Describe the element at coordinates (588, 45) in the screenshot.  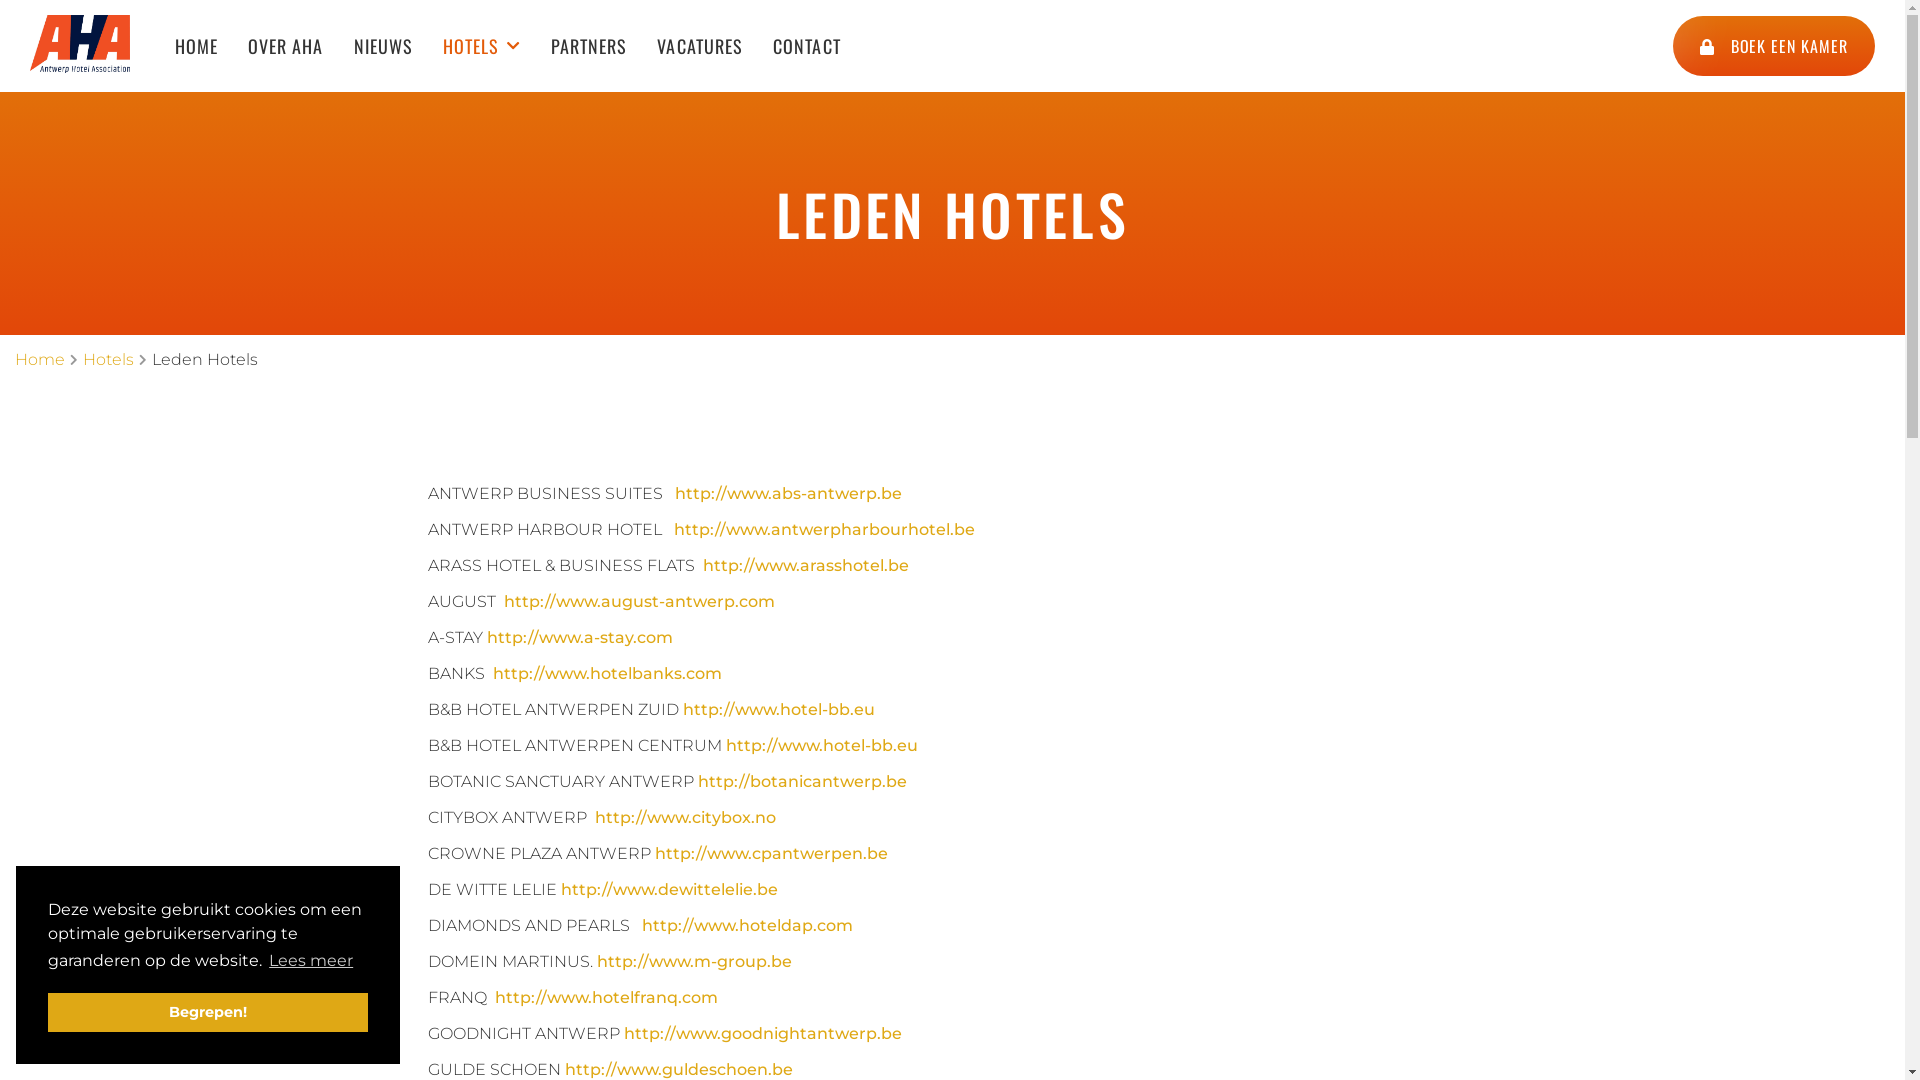
I see `'PARTNERS'` at that location.